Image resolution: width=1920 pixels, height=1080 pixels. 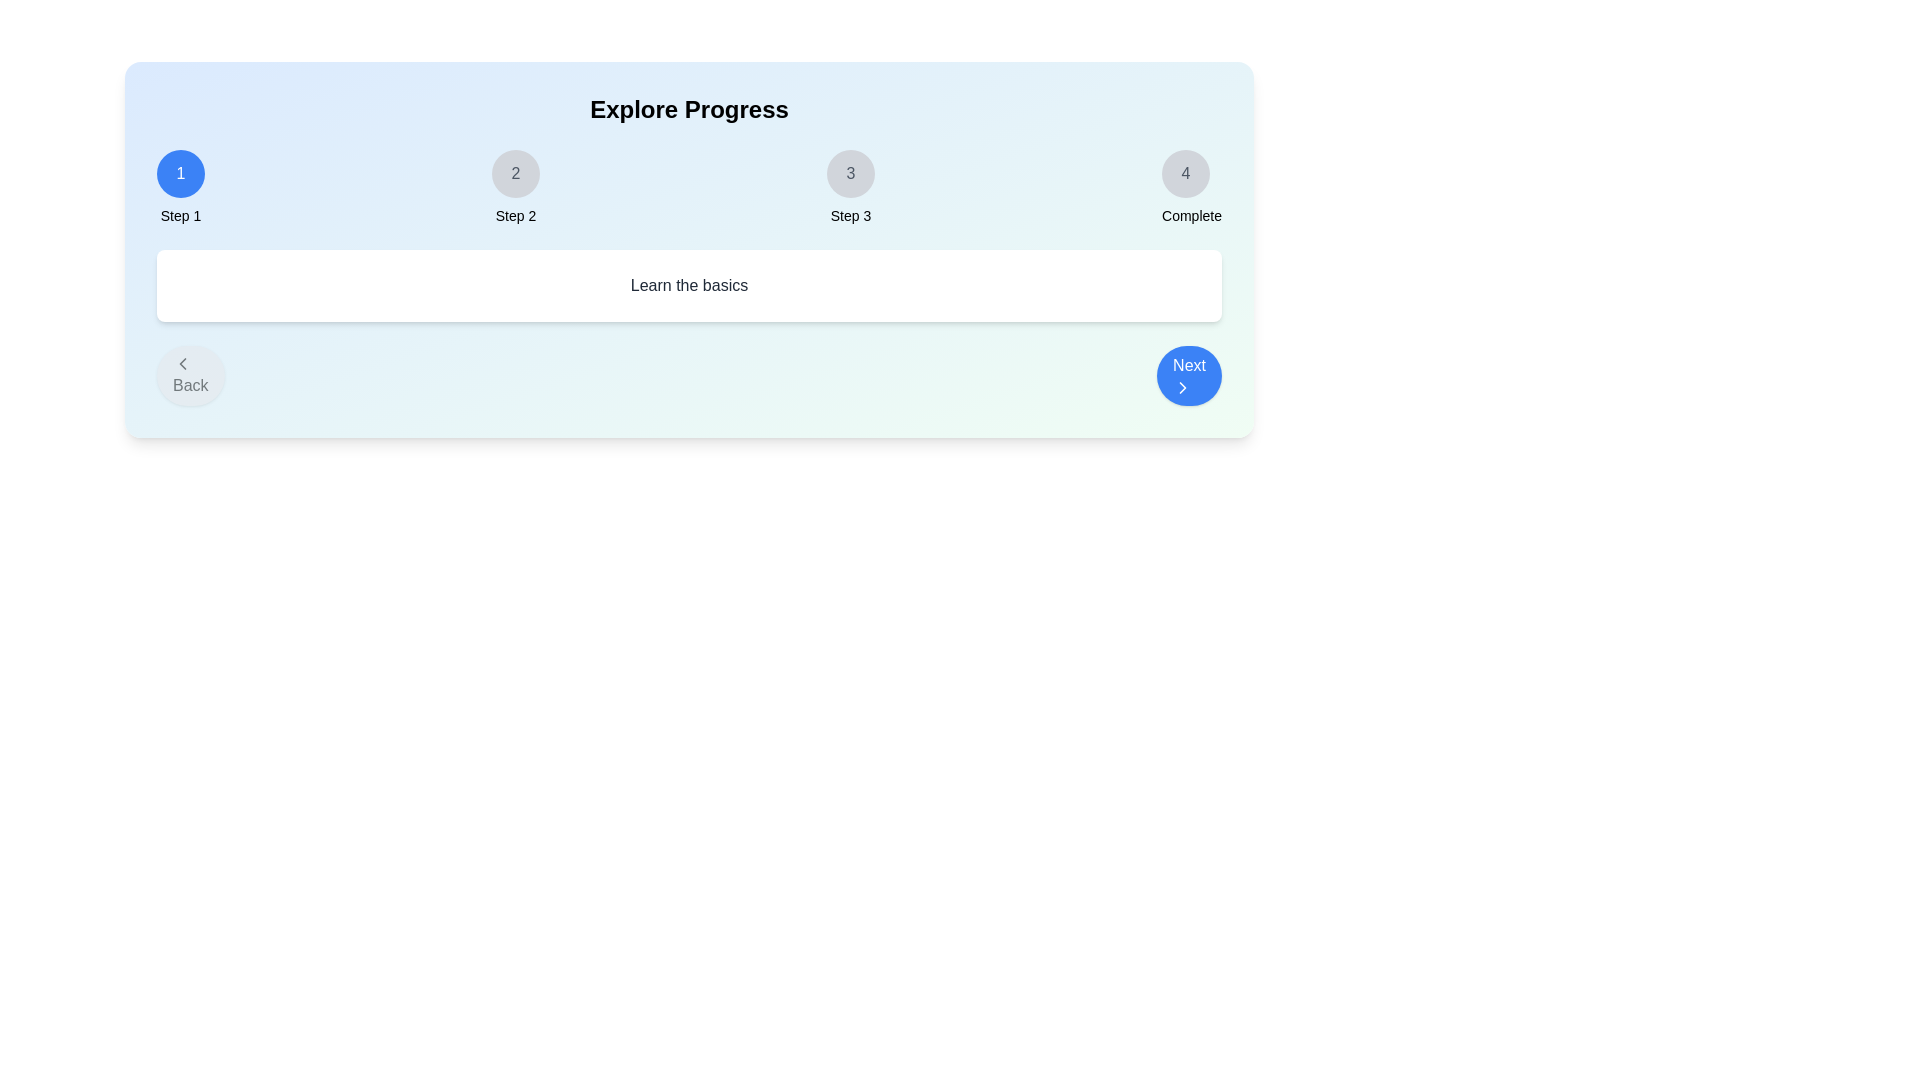 What do you see at coordinates (190, 375) in the screenshot?
I see `the 'Back' button to navigate to the previous step` at bounding box center [190, 375].